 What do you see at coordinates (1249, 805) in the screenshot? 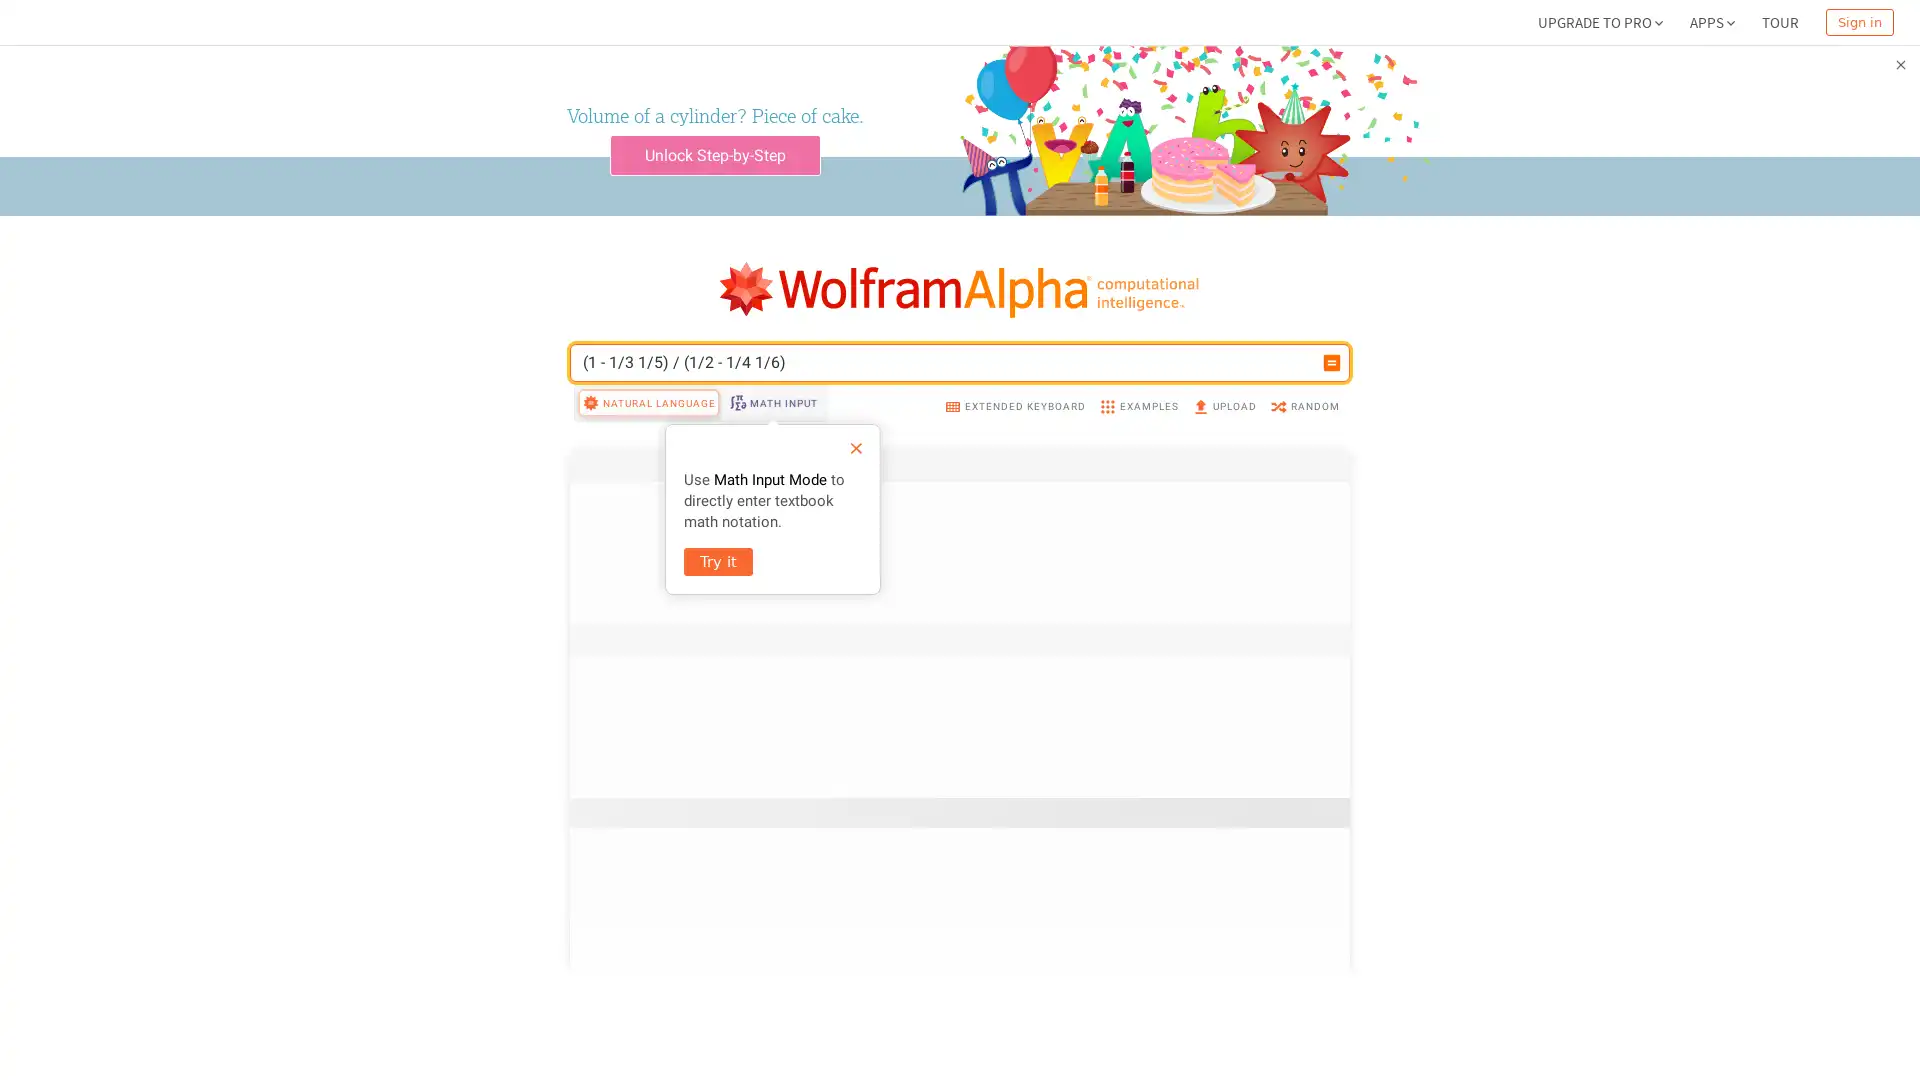
I see `Step-by-step solution` at bounding box center [1249, 805].